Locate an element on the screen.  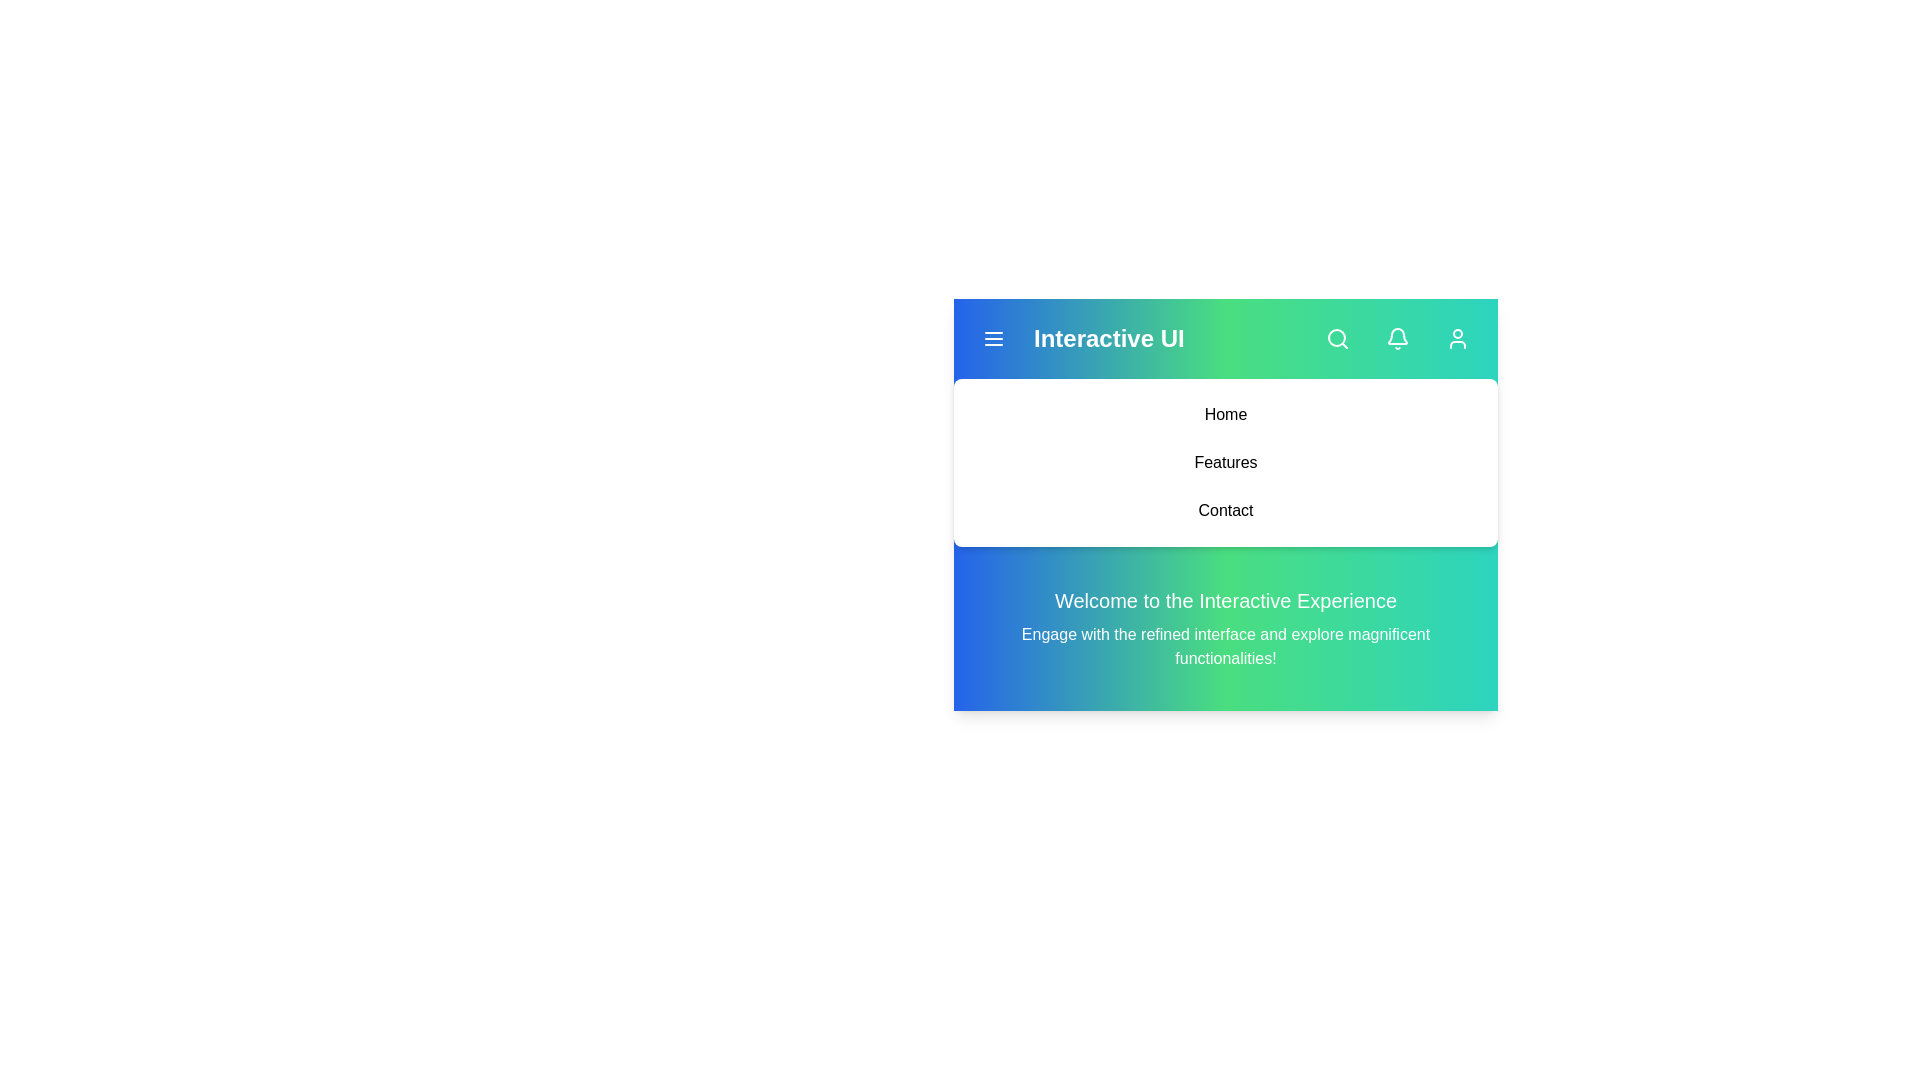
the 'Notifications' button to open the notifications panel is located at coordinates (1396, 338).